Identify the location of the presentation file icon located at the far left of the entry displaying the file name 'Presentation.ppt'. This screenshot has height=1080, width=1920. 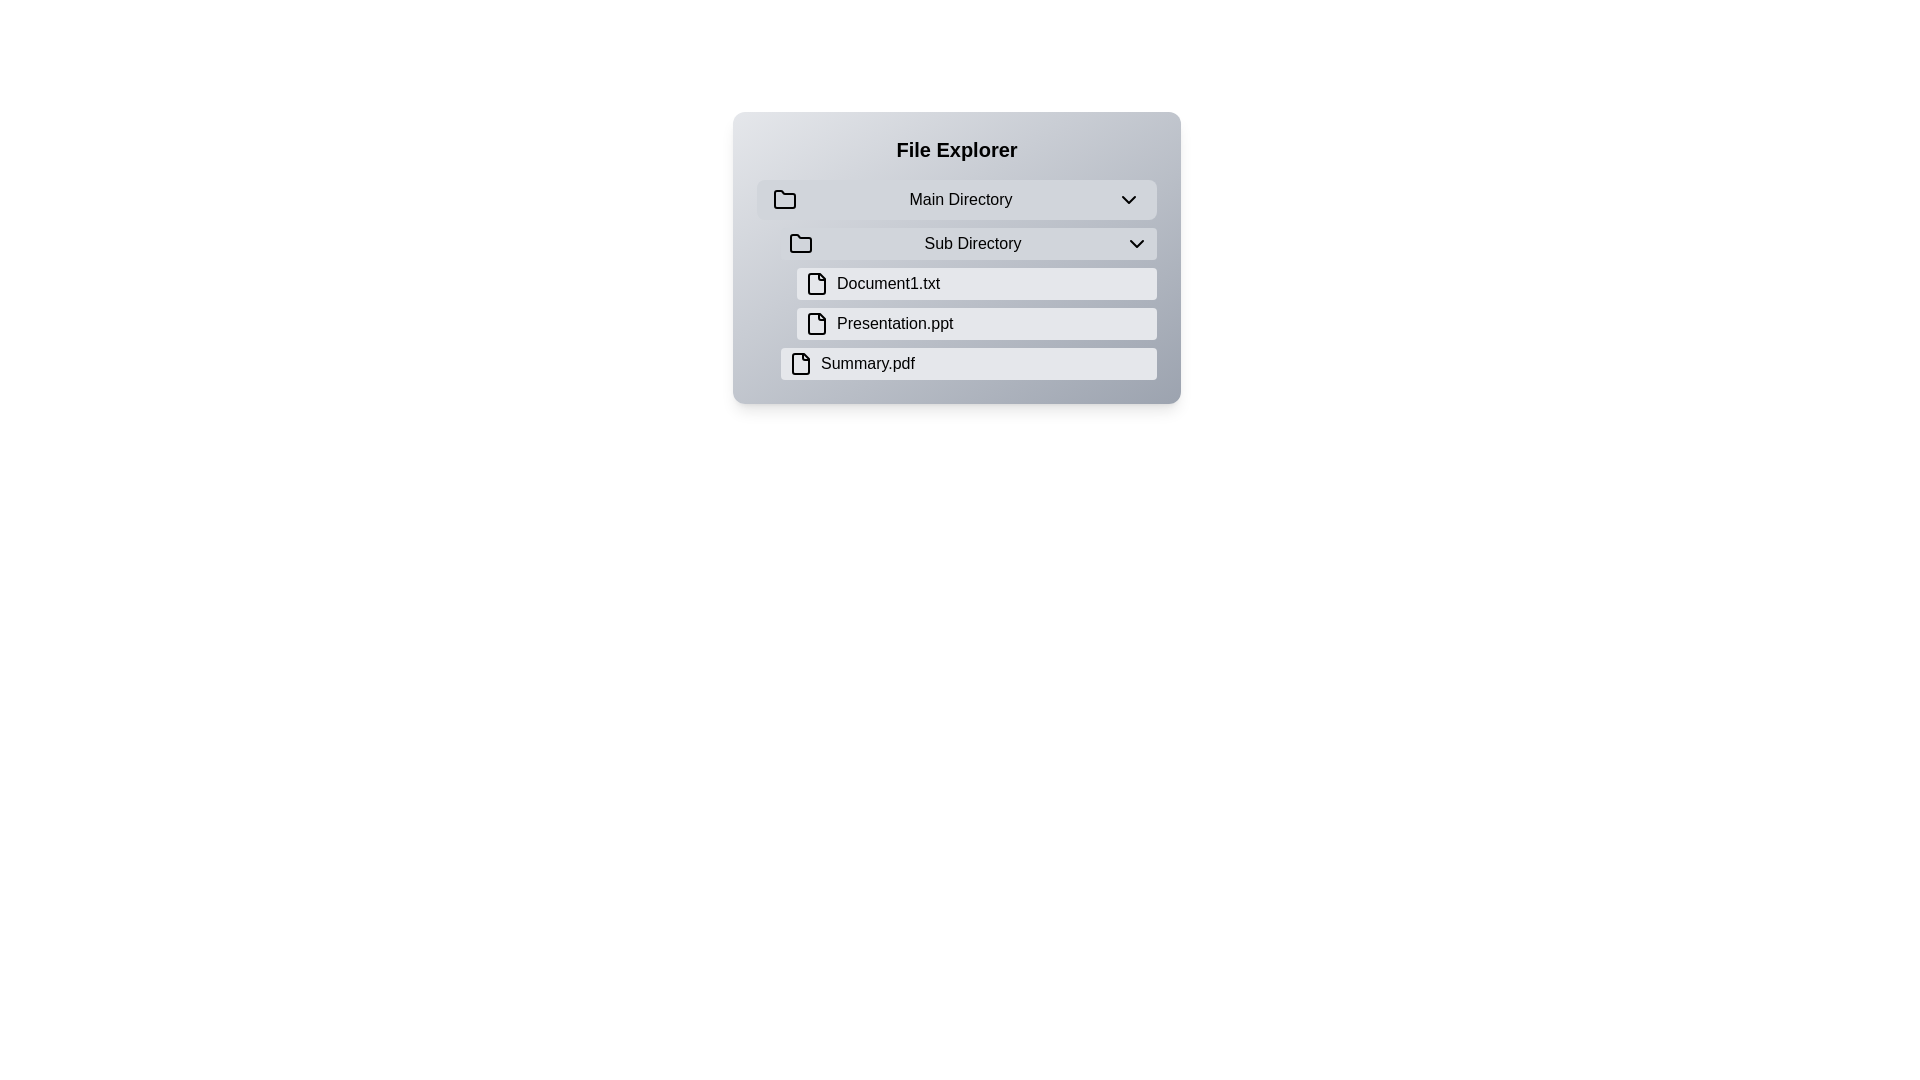
(816, 323).